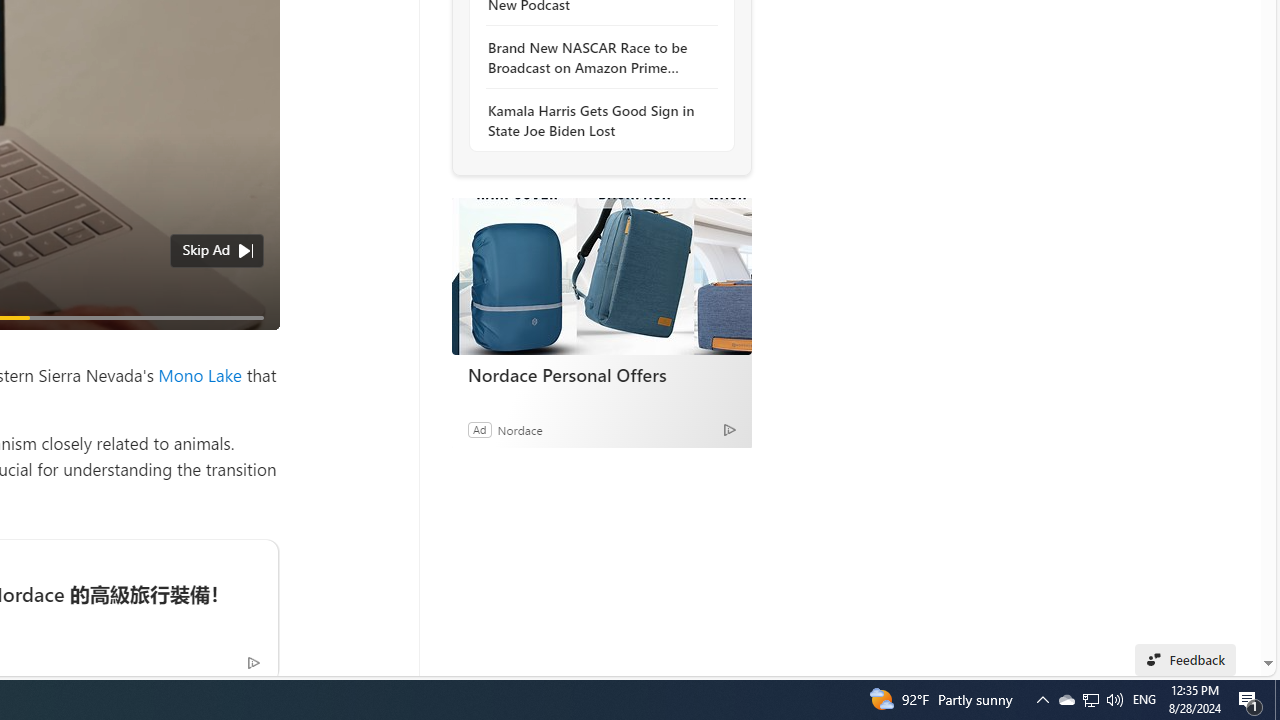 Image resolution: width=1280 pixels, height=720 pixels. Describe the element at coordinates (595, 56) in the screenshot. I see `'Brand New NASCAR Race to be Broadcast on Amazon Prime Video'` at that location.